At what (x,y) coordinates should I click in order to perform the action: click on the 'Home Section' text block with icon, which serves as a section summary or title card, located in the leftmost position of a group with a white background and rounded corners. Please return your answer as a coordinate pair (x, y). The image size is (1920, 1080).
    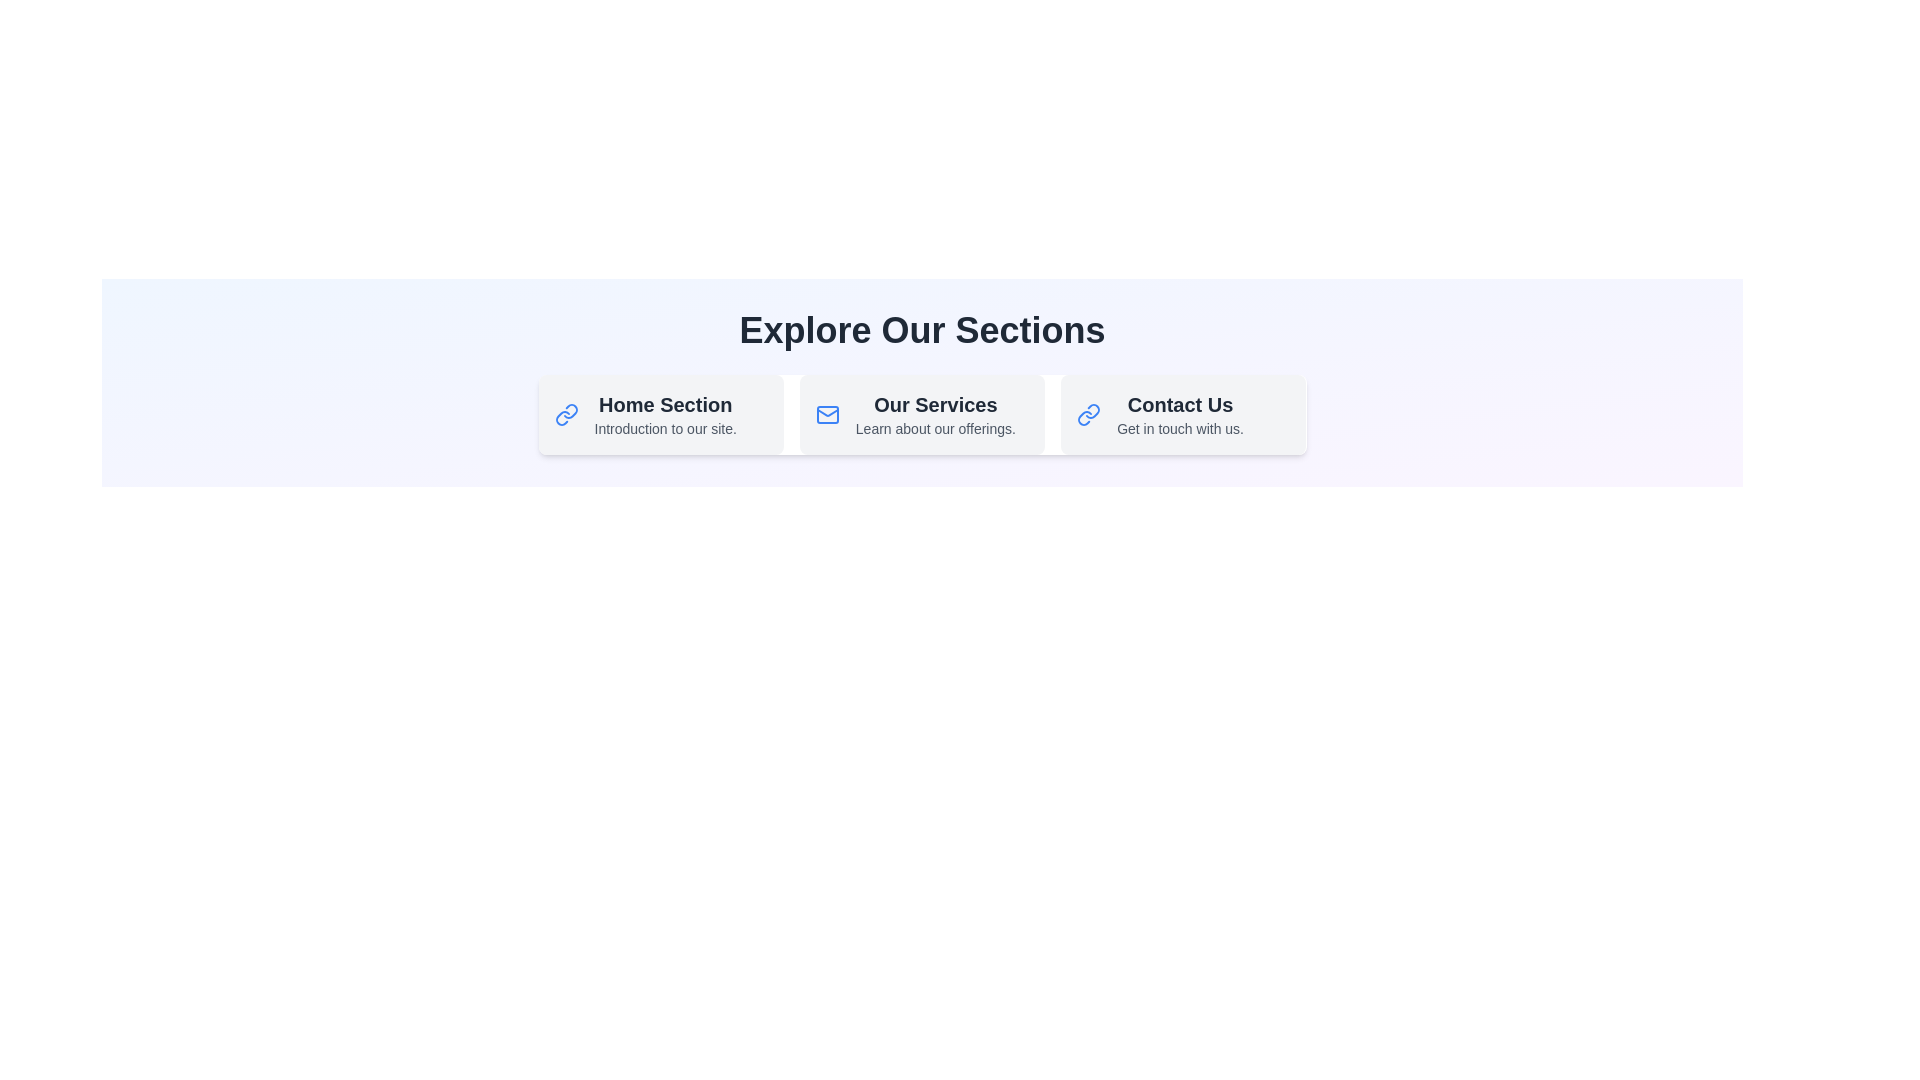
    Looking at the image, I should click on (661, 414).